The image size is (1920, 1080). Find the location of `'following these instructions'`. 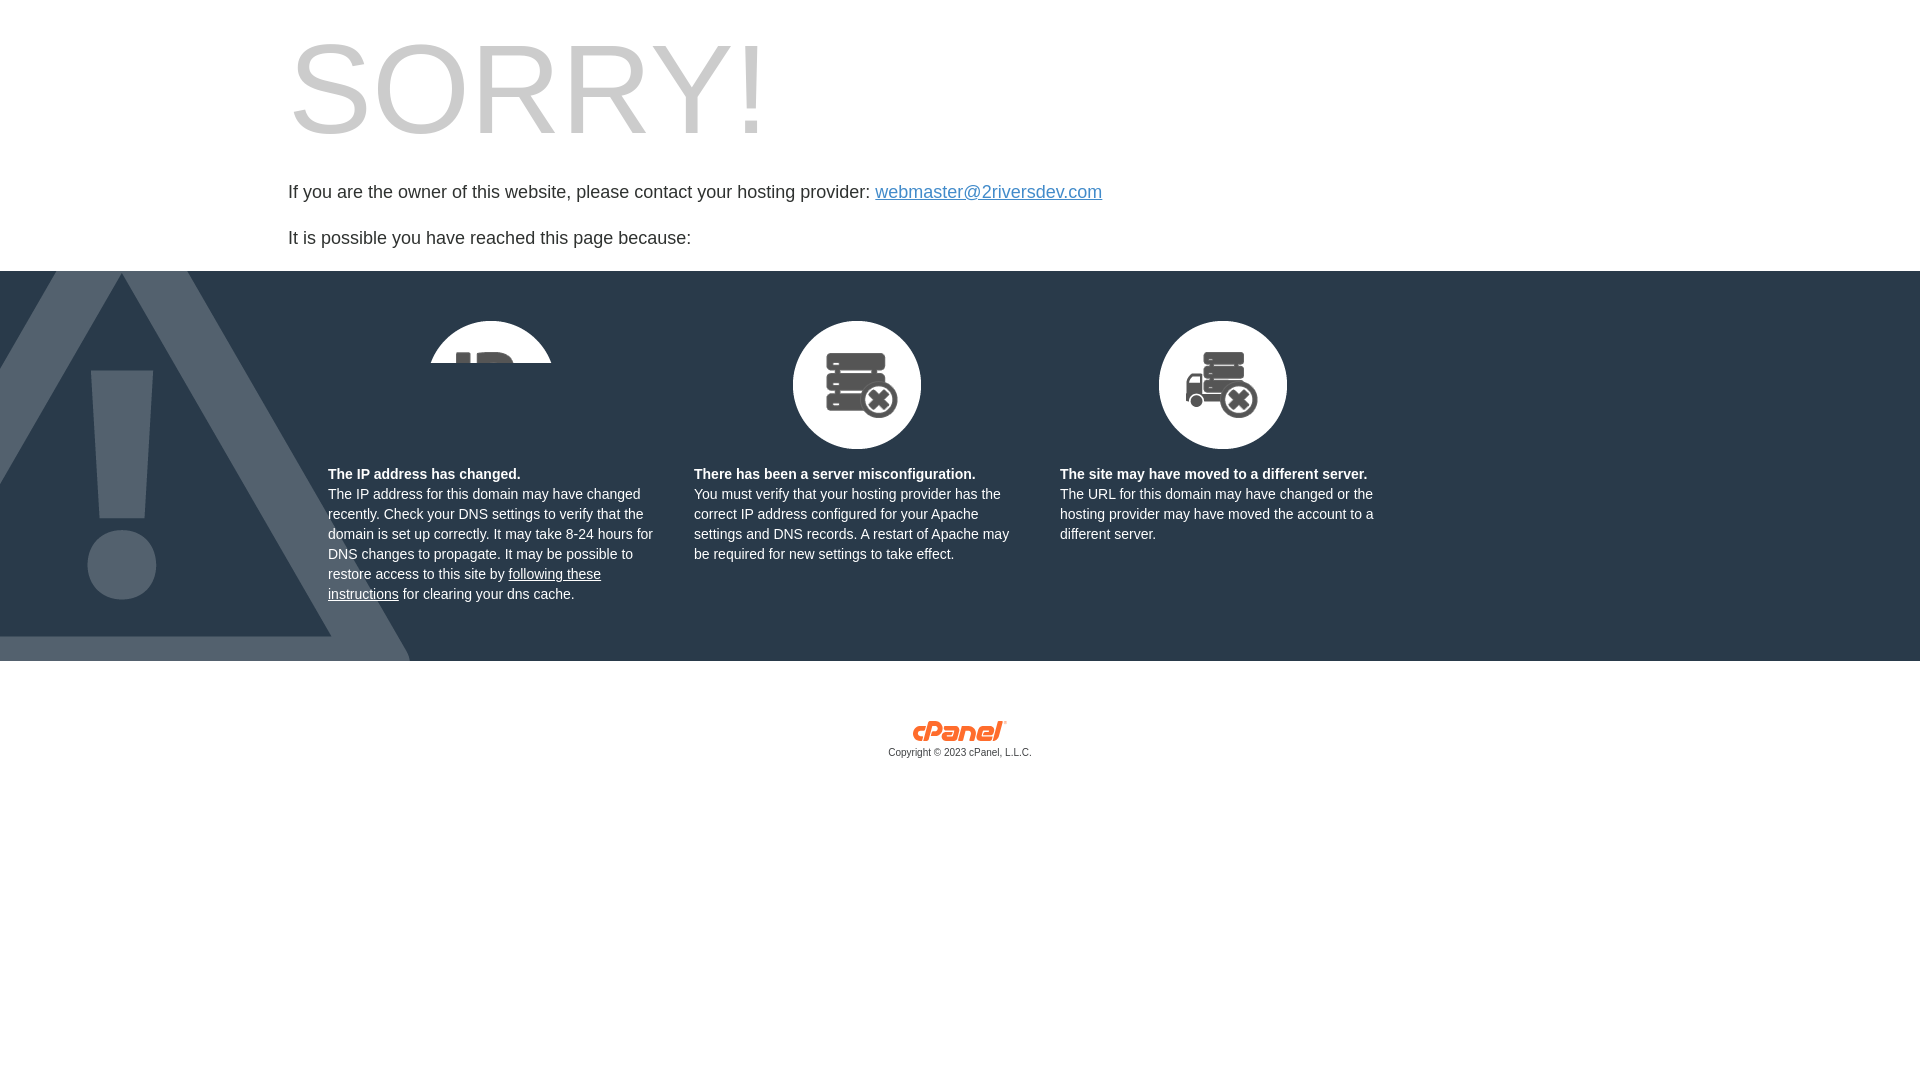

'following these instructions' is located at coordinates (463, 583).